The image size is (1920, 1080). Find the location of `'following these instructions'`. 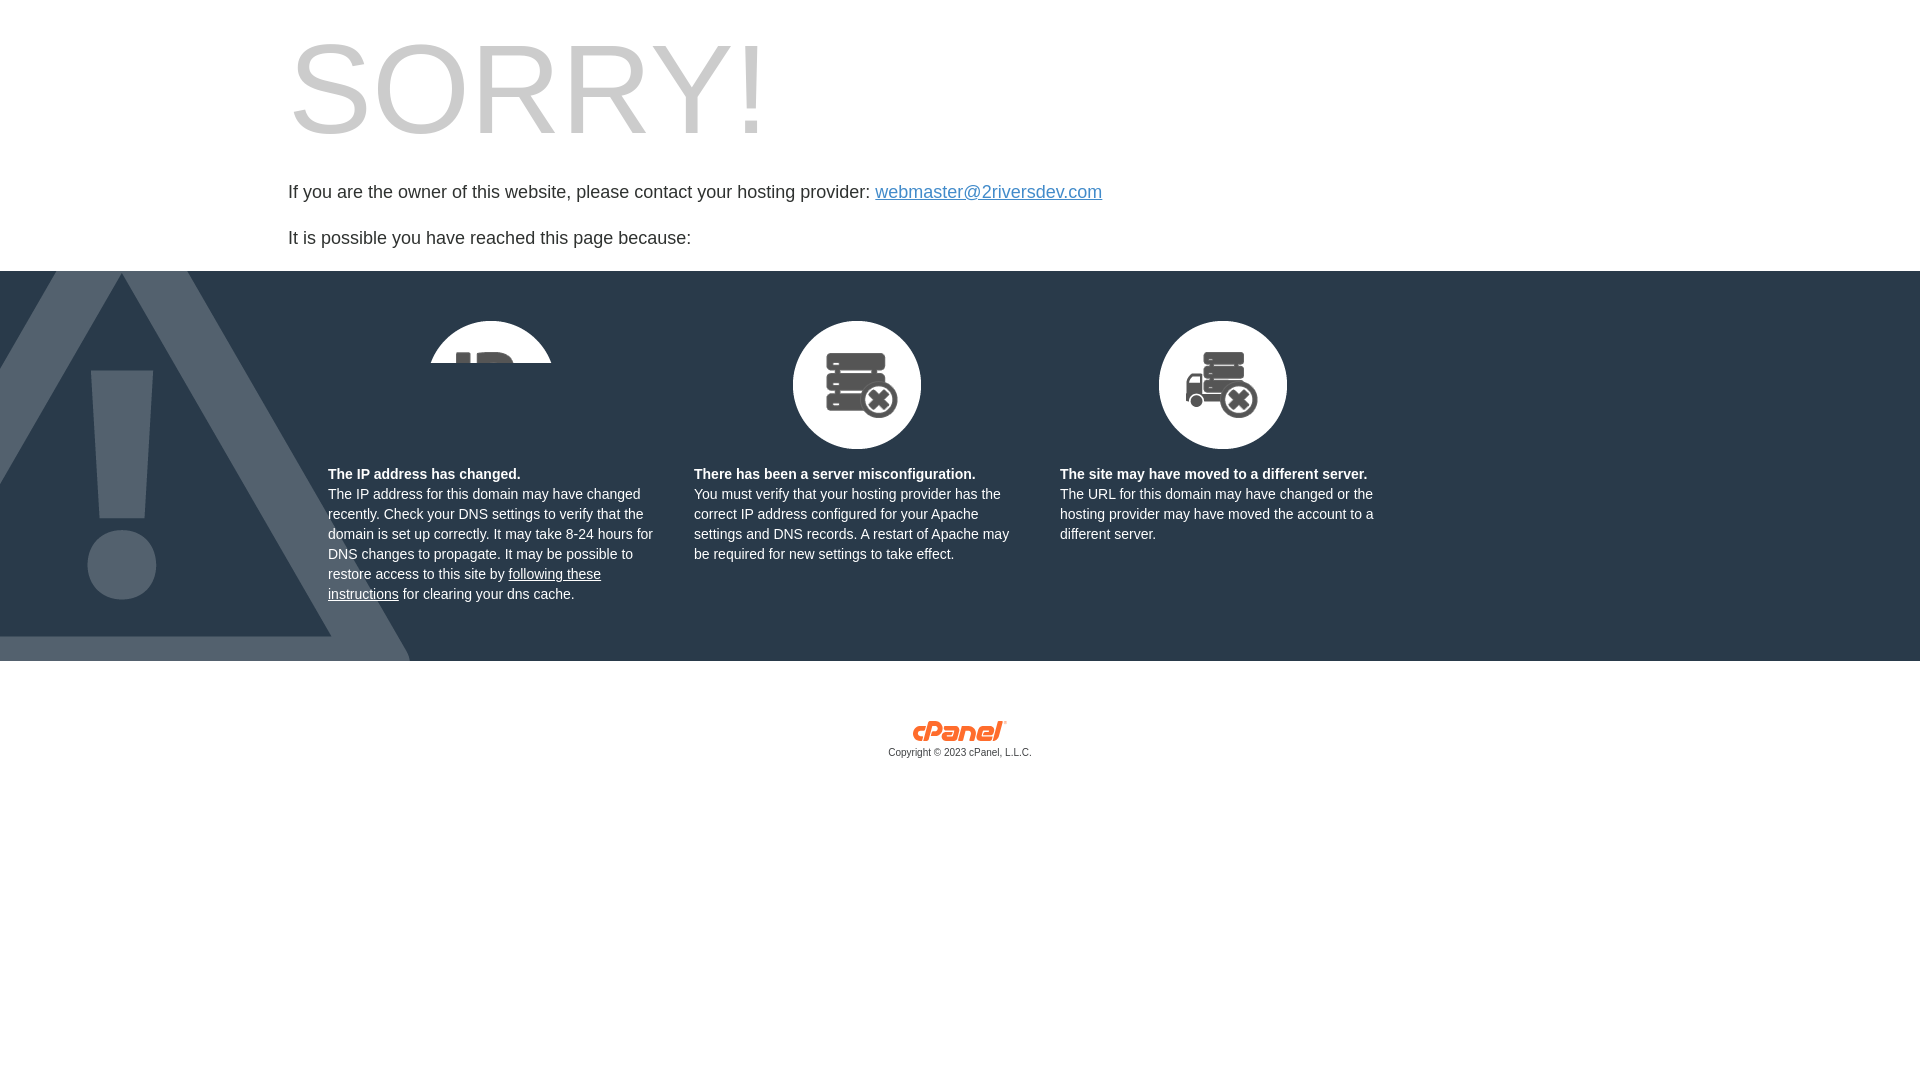

'following these instructions' is located at coordinates (463, 583).